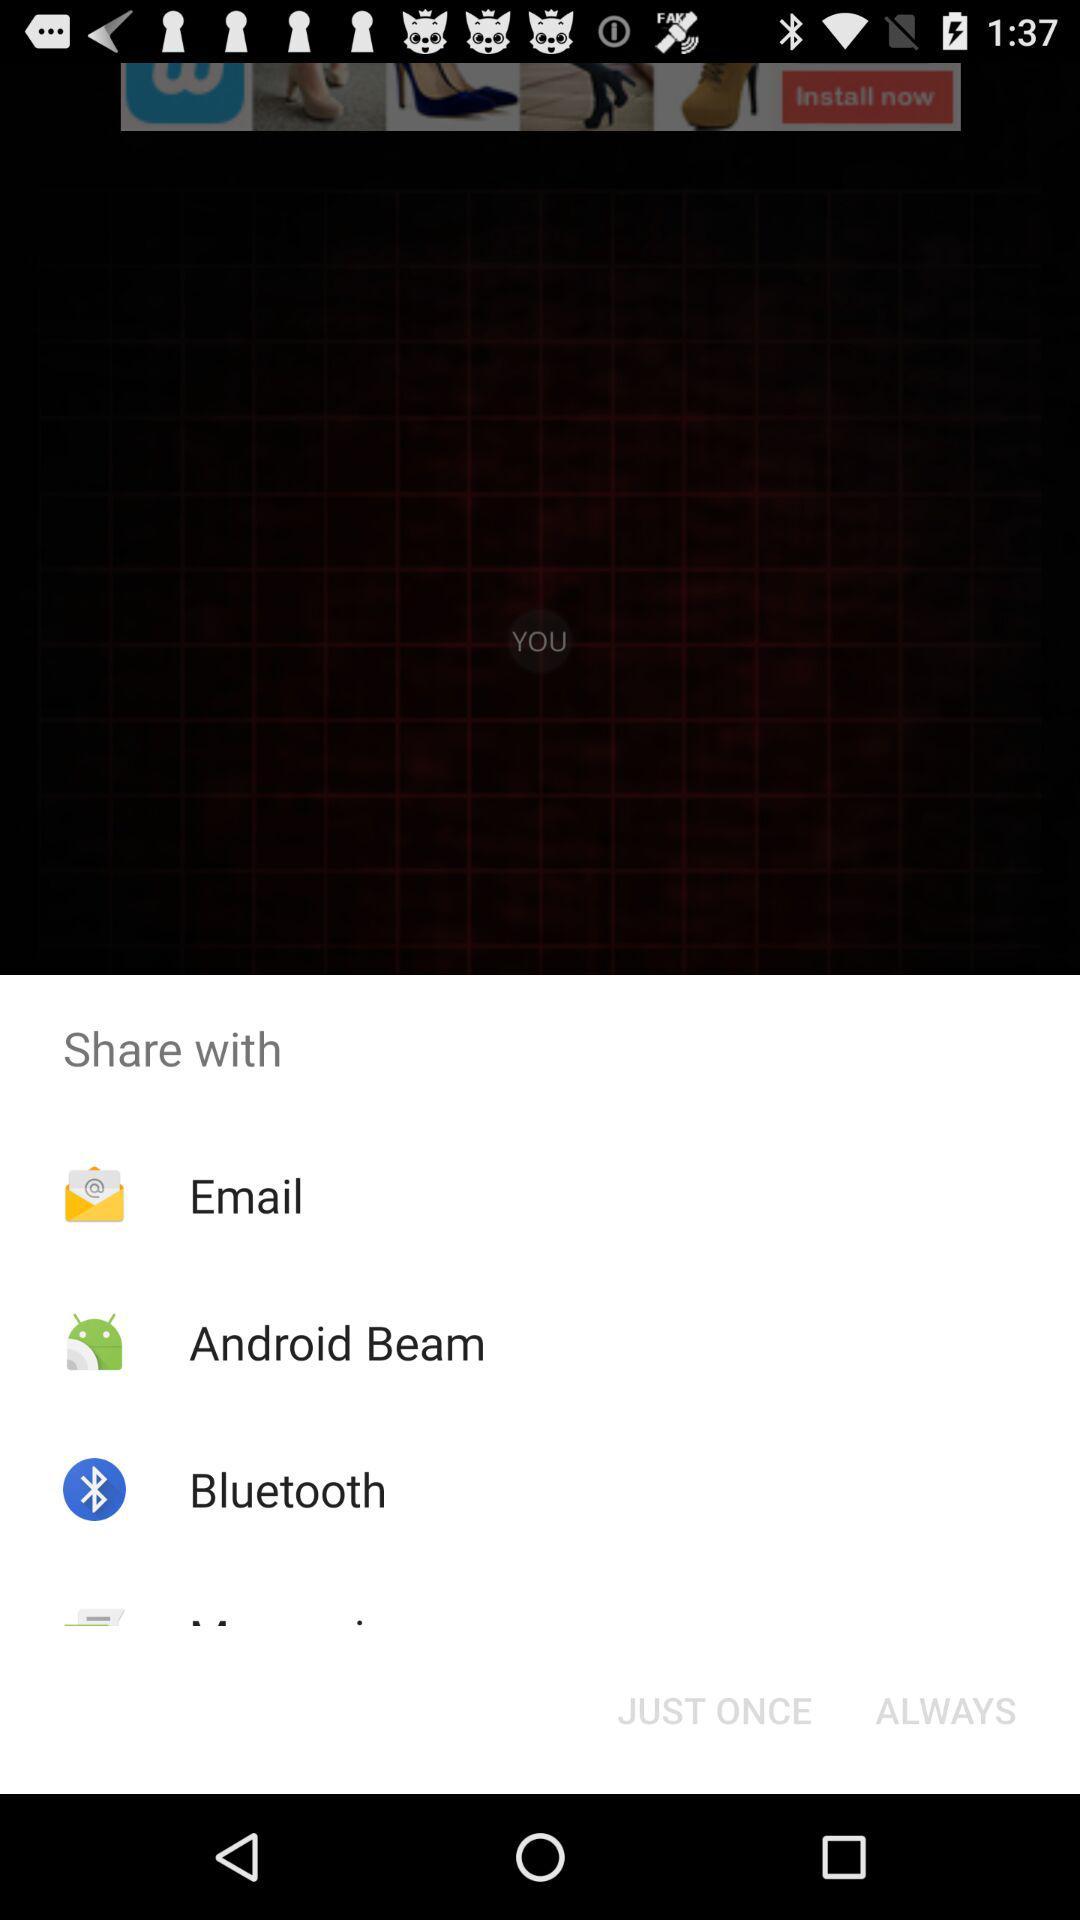 This screenshot has width=1080, height=1920. Describe the element at coordinates (945, 1708) in the screenshot. I see `the button to the right of just once item` at that location.